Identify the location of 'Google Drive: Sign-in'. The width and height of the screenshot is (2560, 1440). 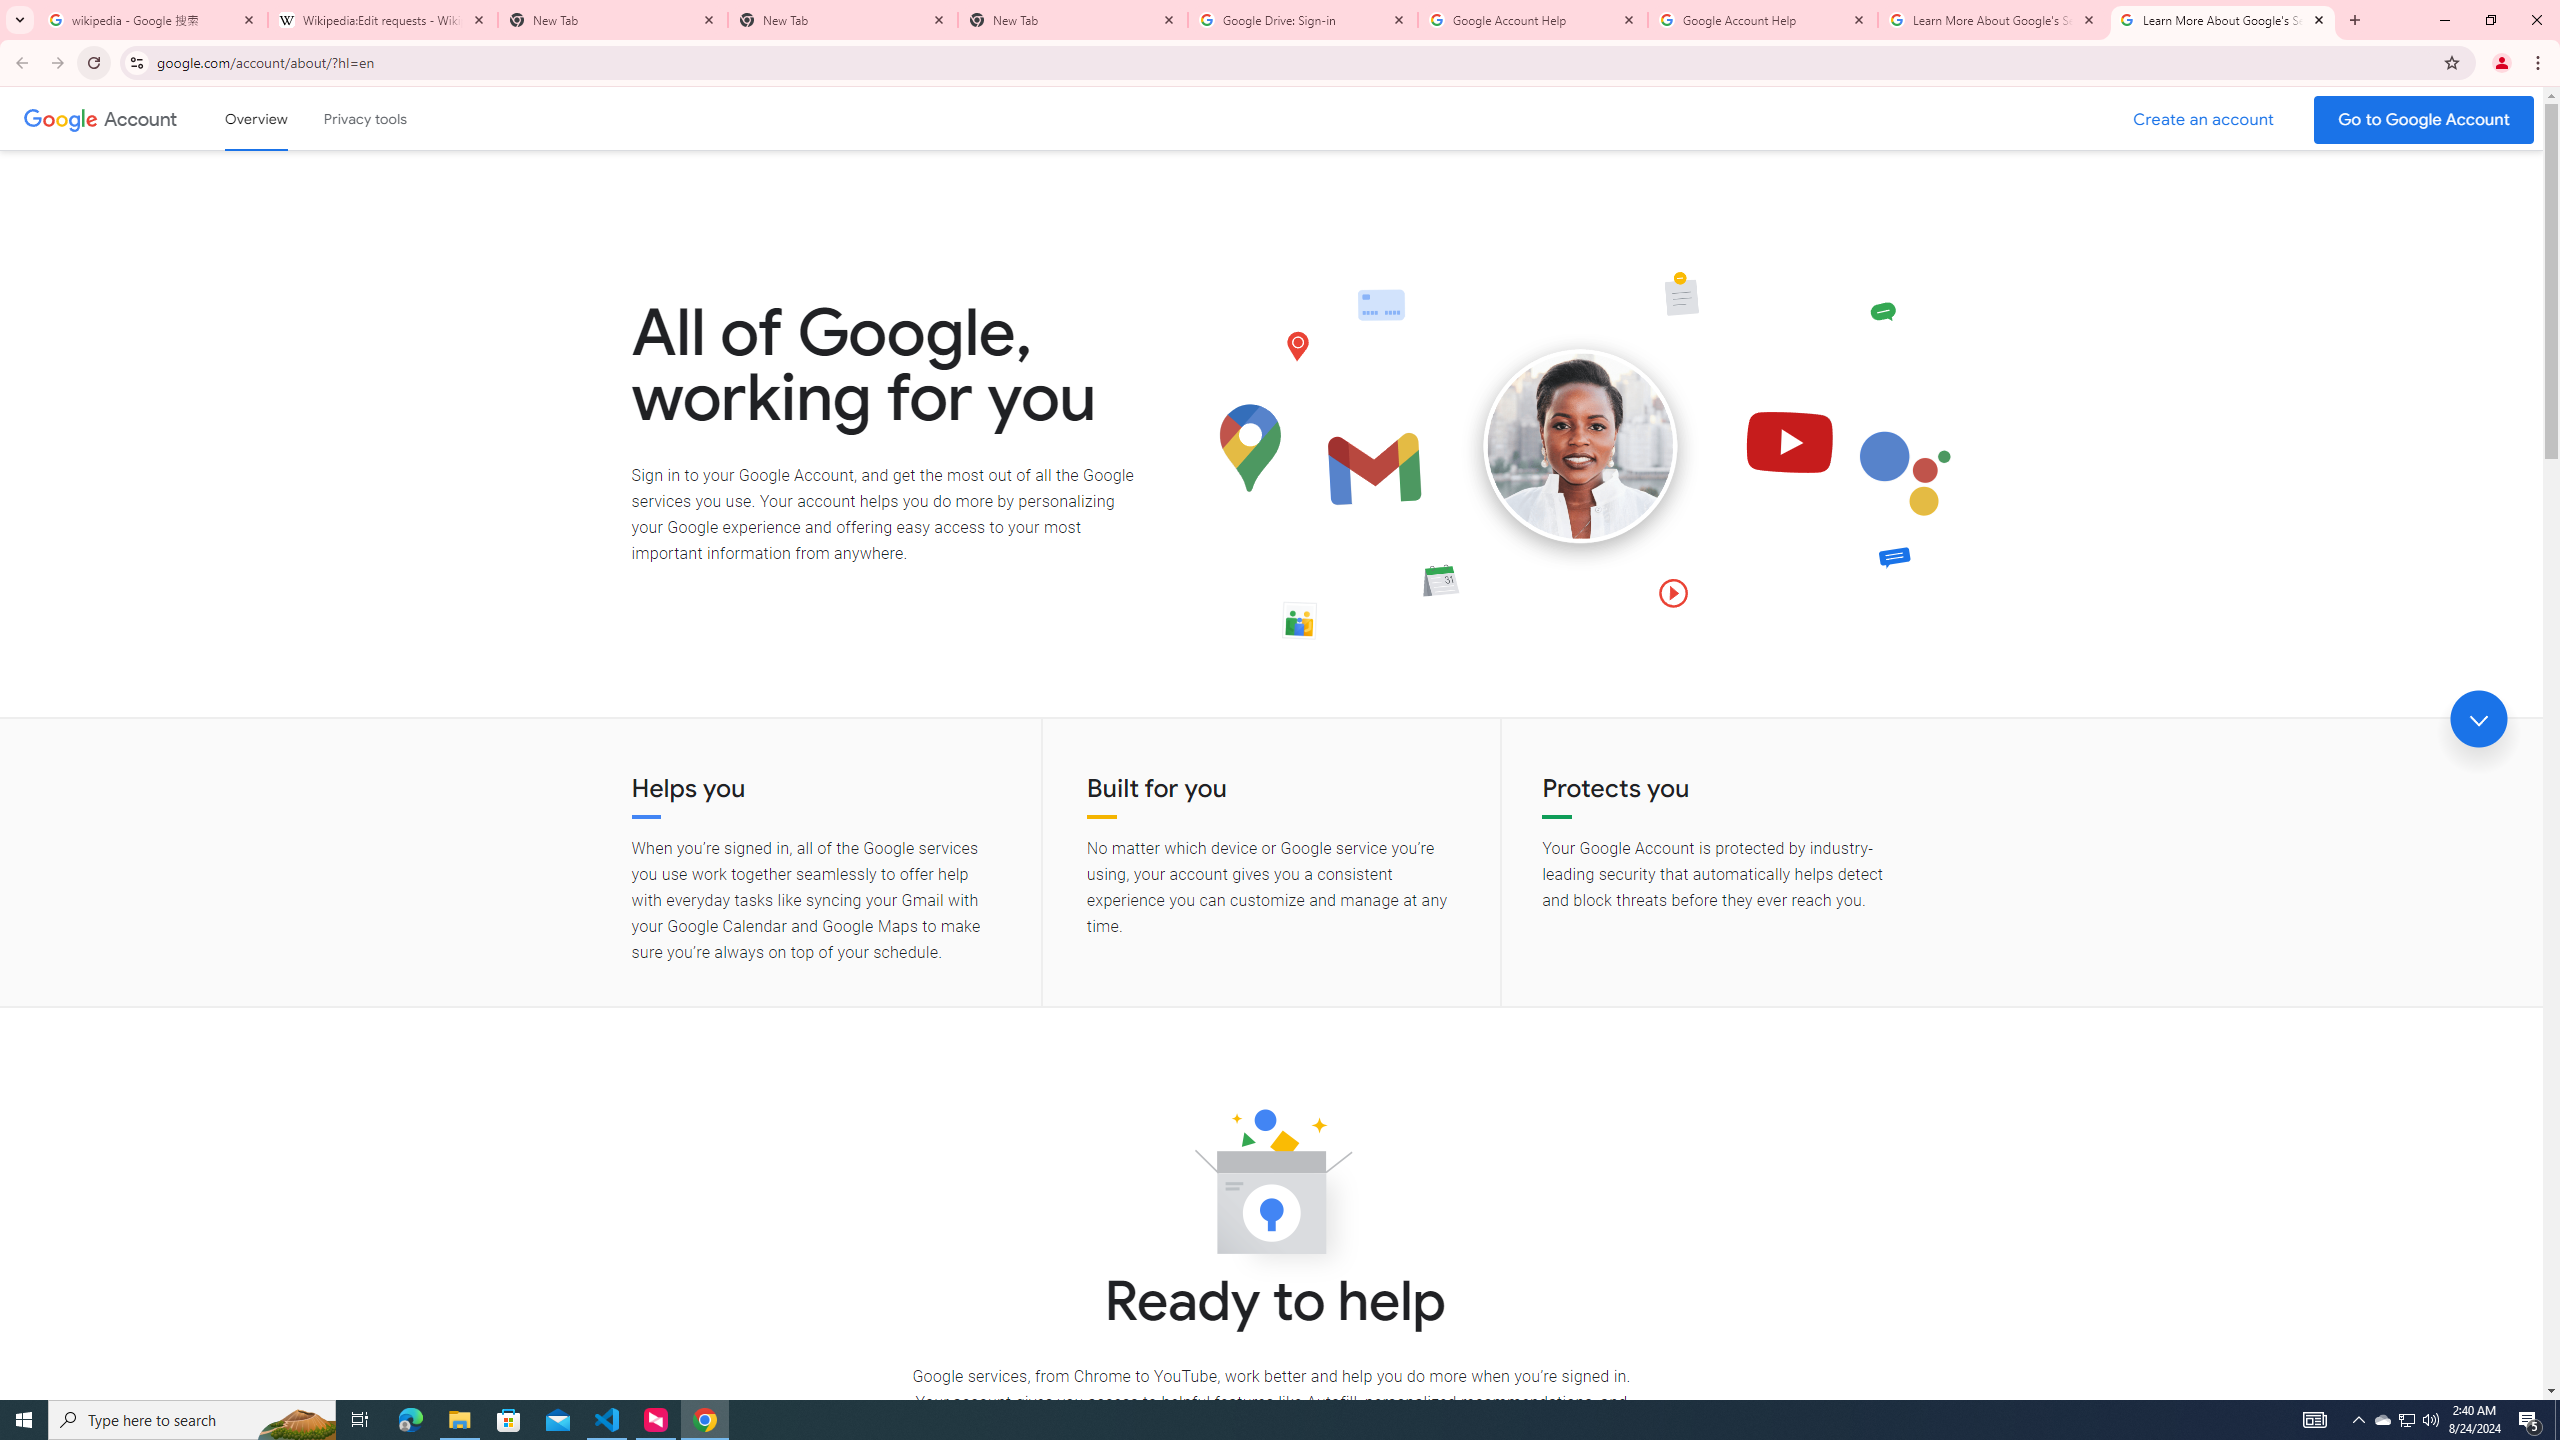
(1303, 19).